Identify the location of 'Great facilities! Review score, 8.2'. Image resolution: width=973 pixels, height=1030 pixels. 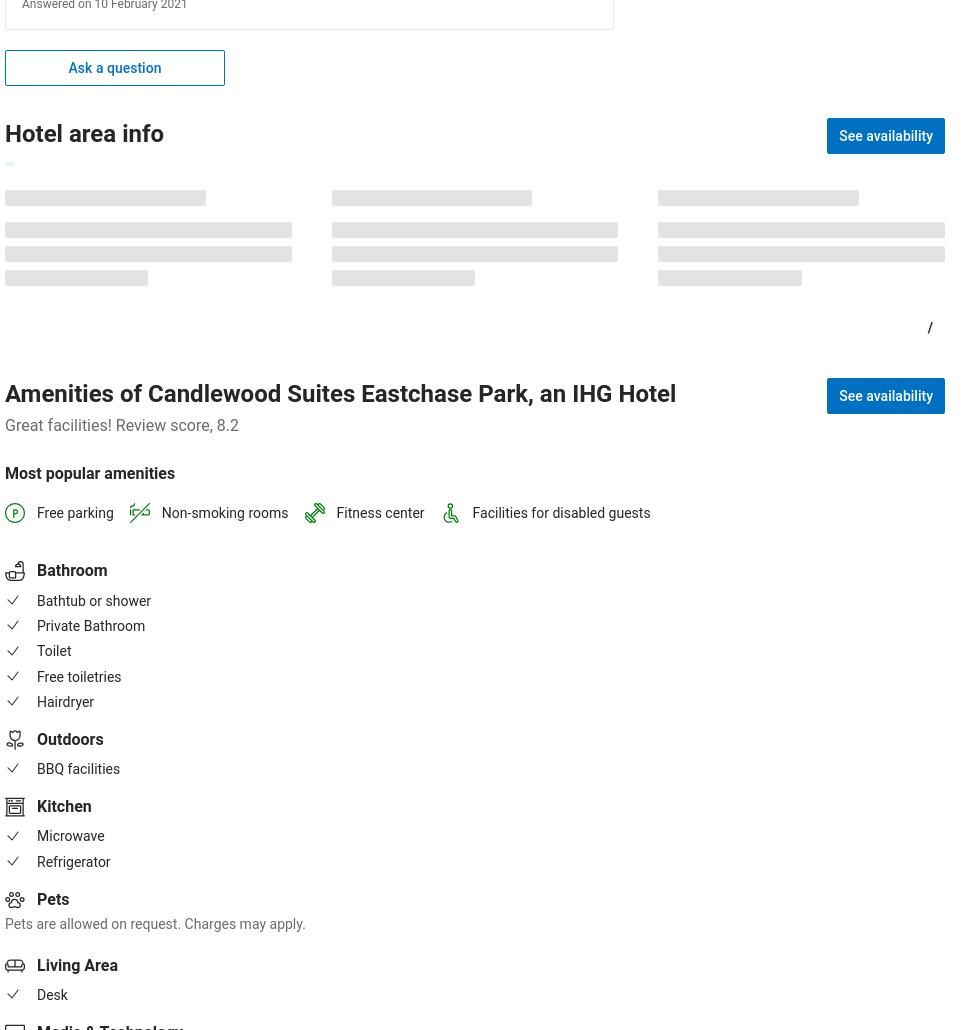
(4, 425).